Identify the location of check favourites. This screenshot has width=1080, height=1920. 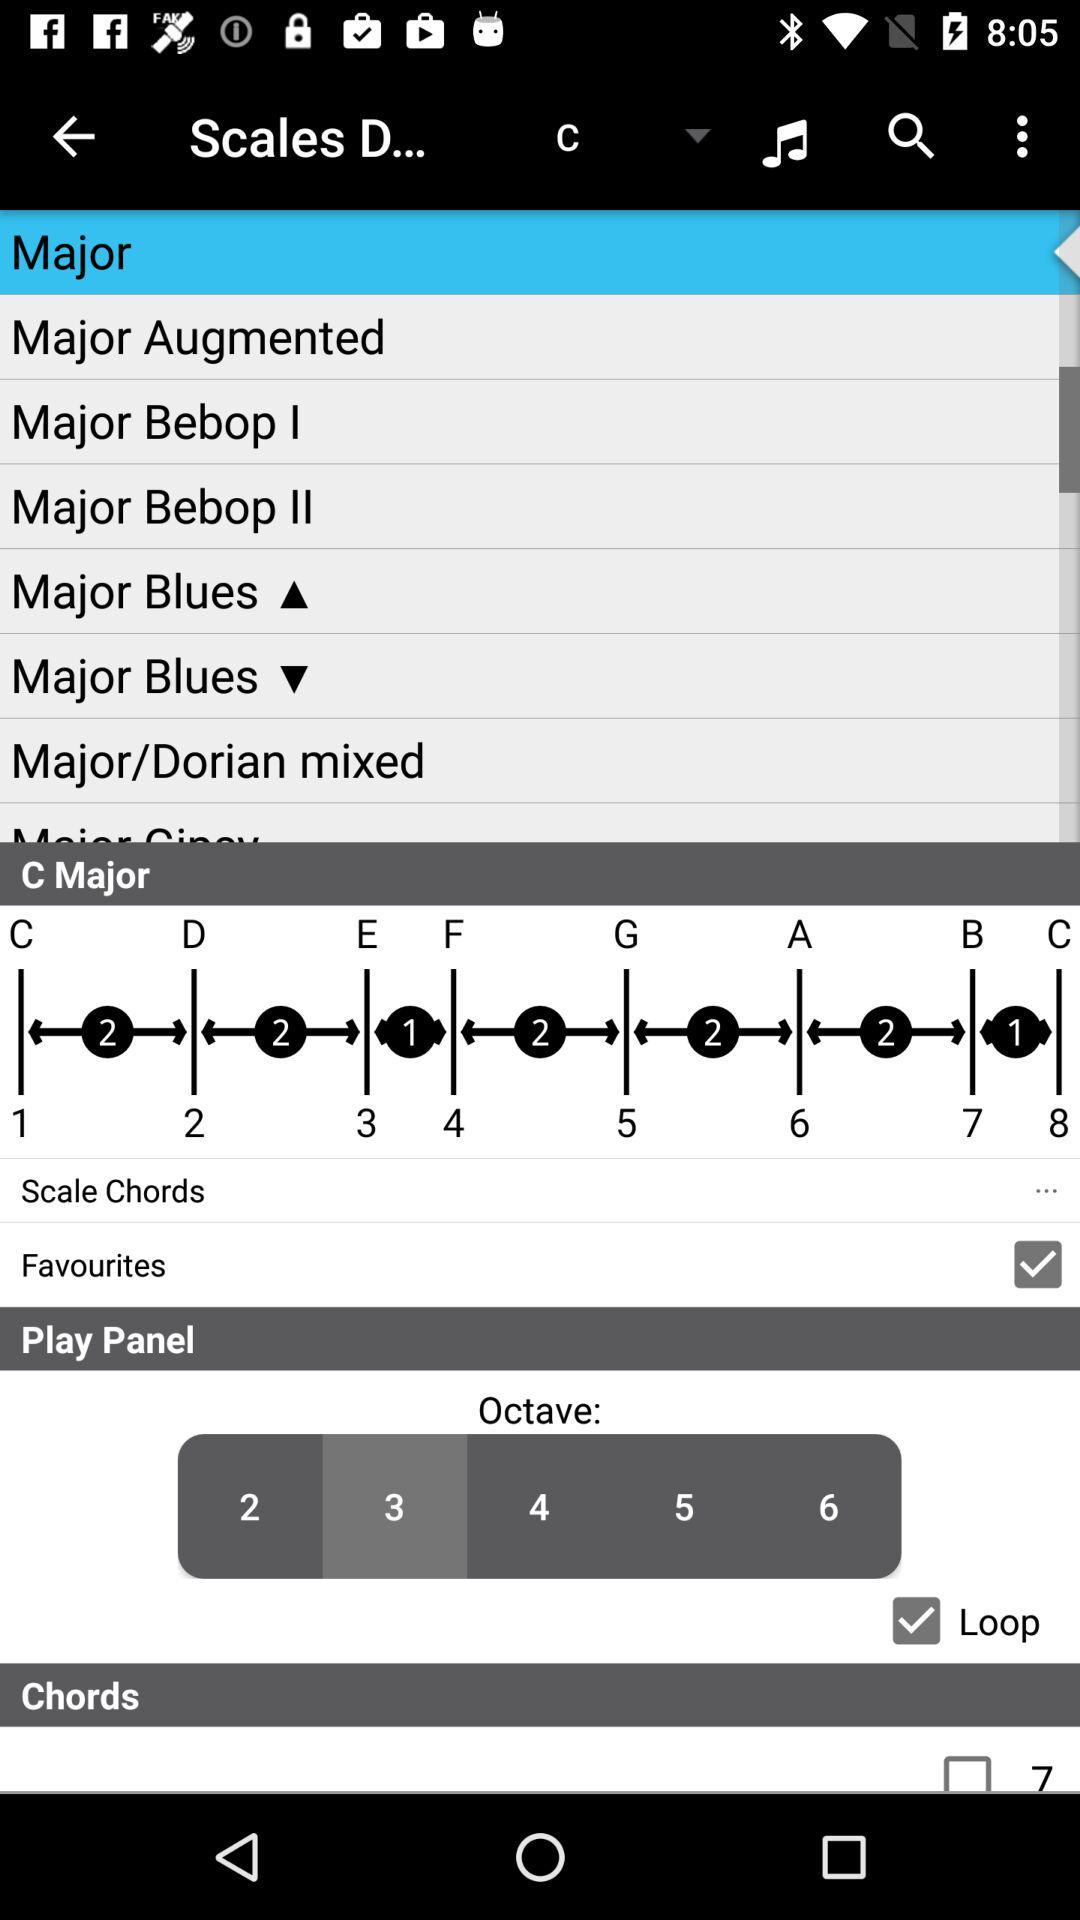
(1036, 1263).